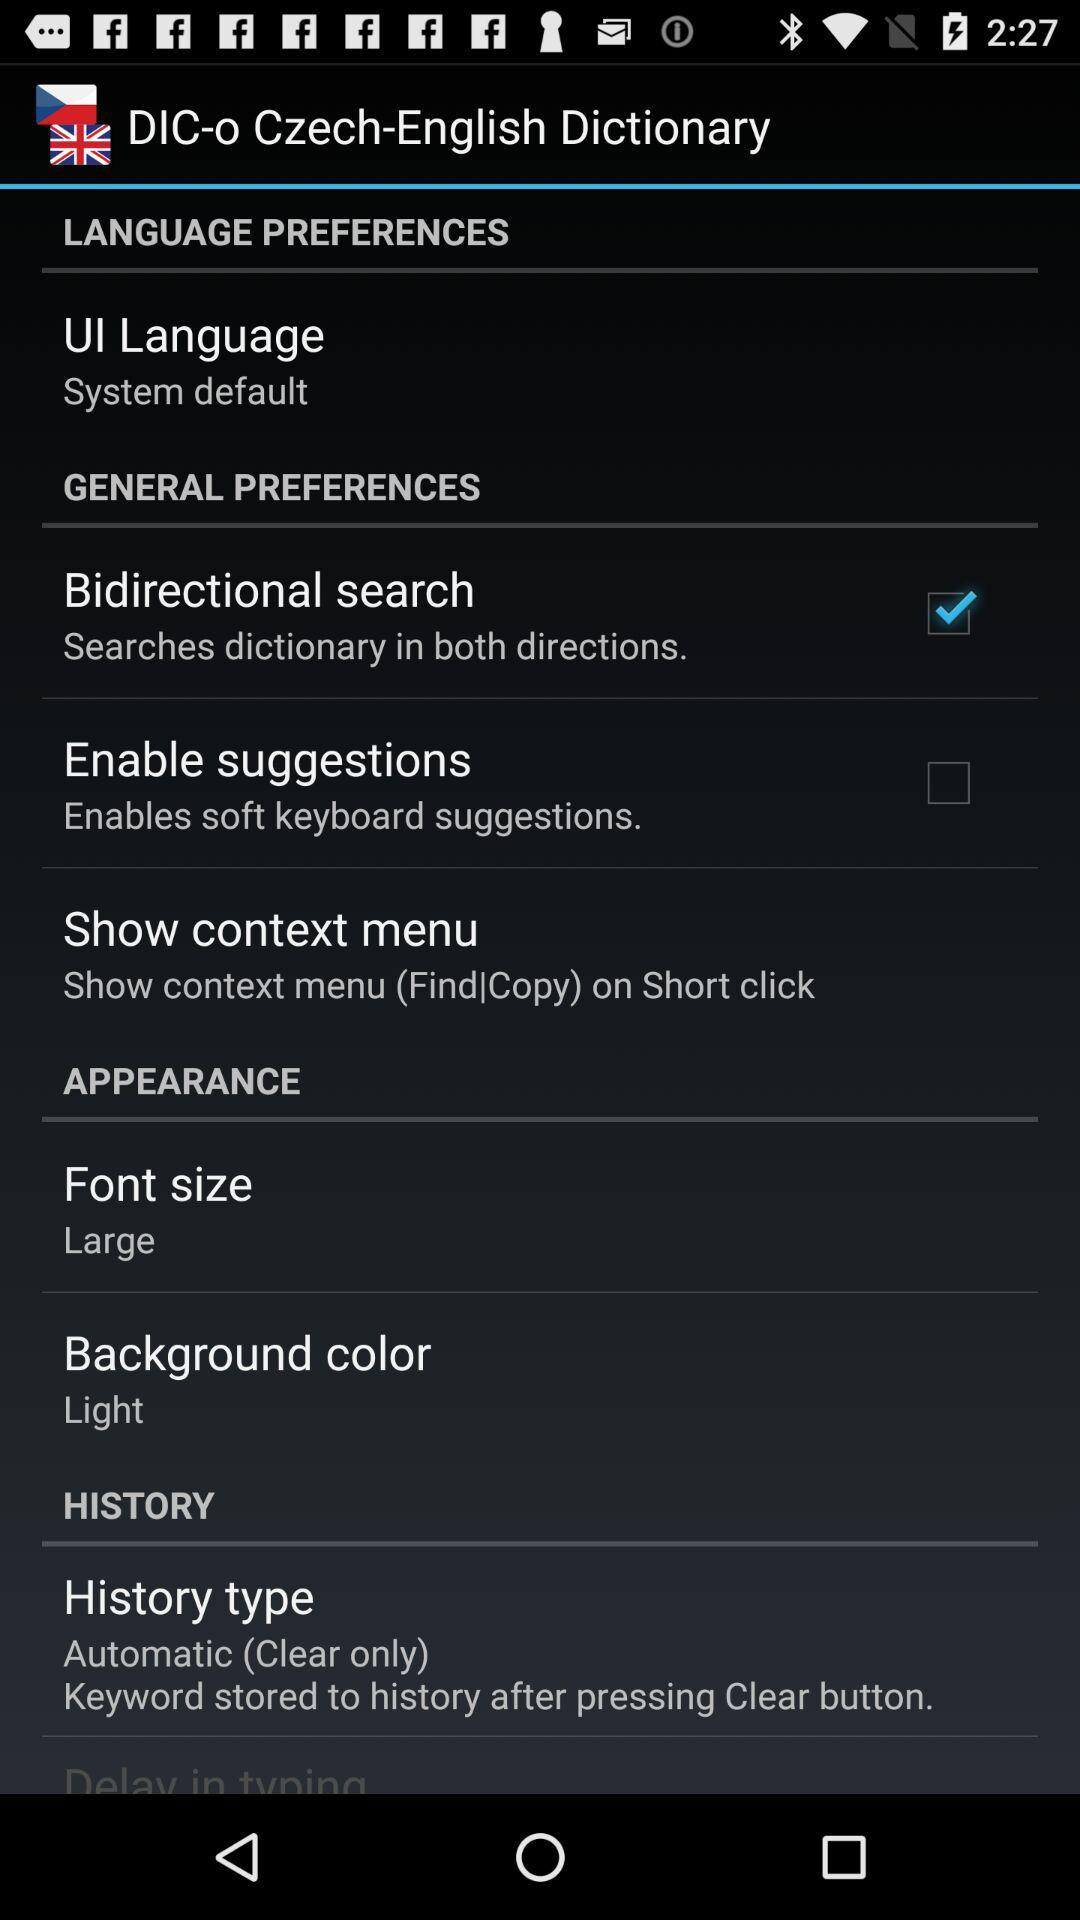 Image resolution: width=1080 pixels, height=1920 pixels. I want to click on language preferences icon, so click(540, 230).